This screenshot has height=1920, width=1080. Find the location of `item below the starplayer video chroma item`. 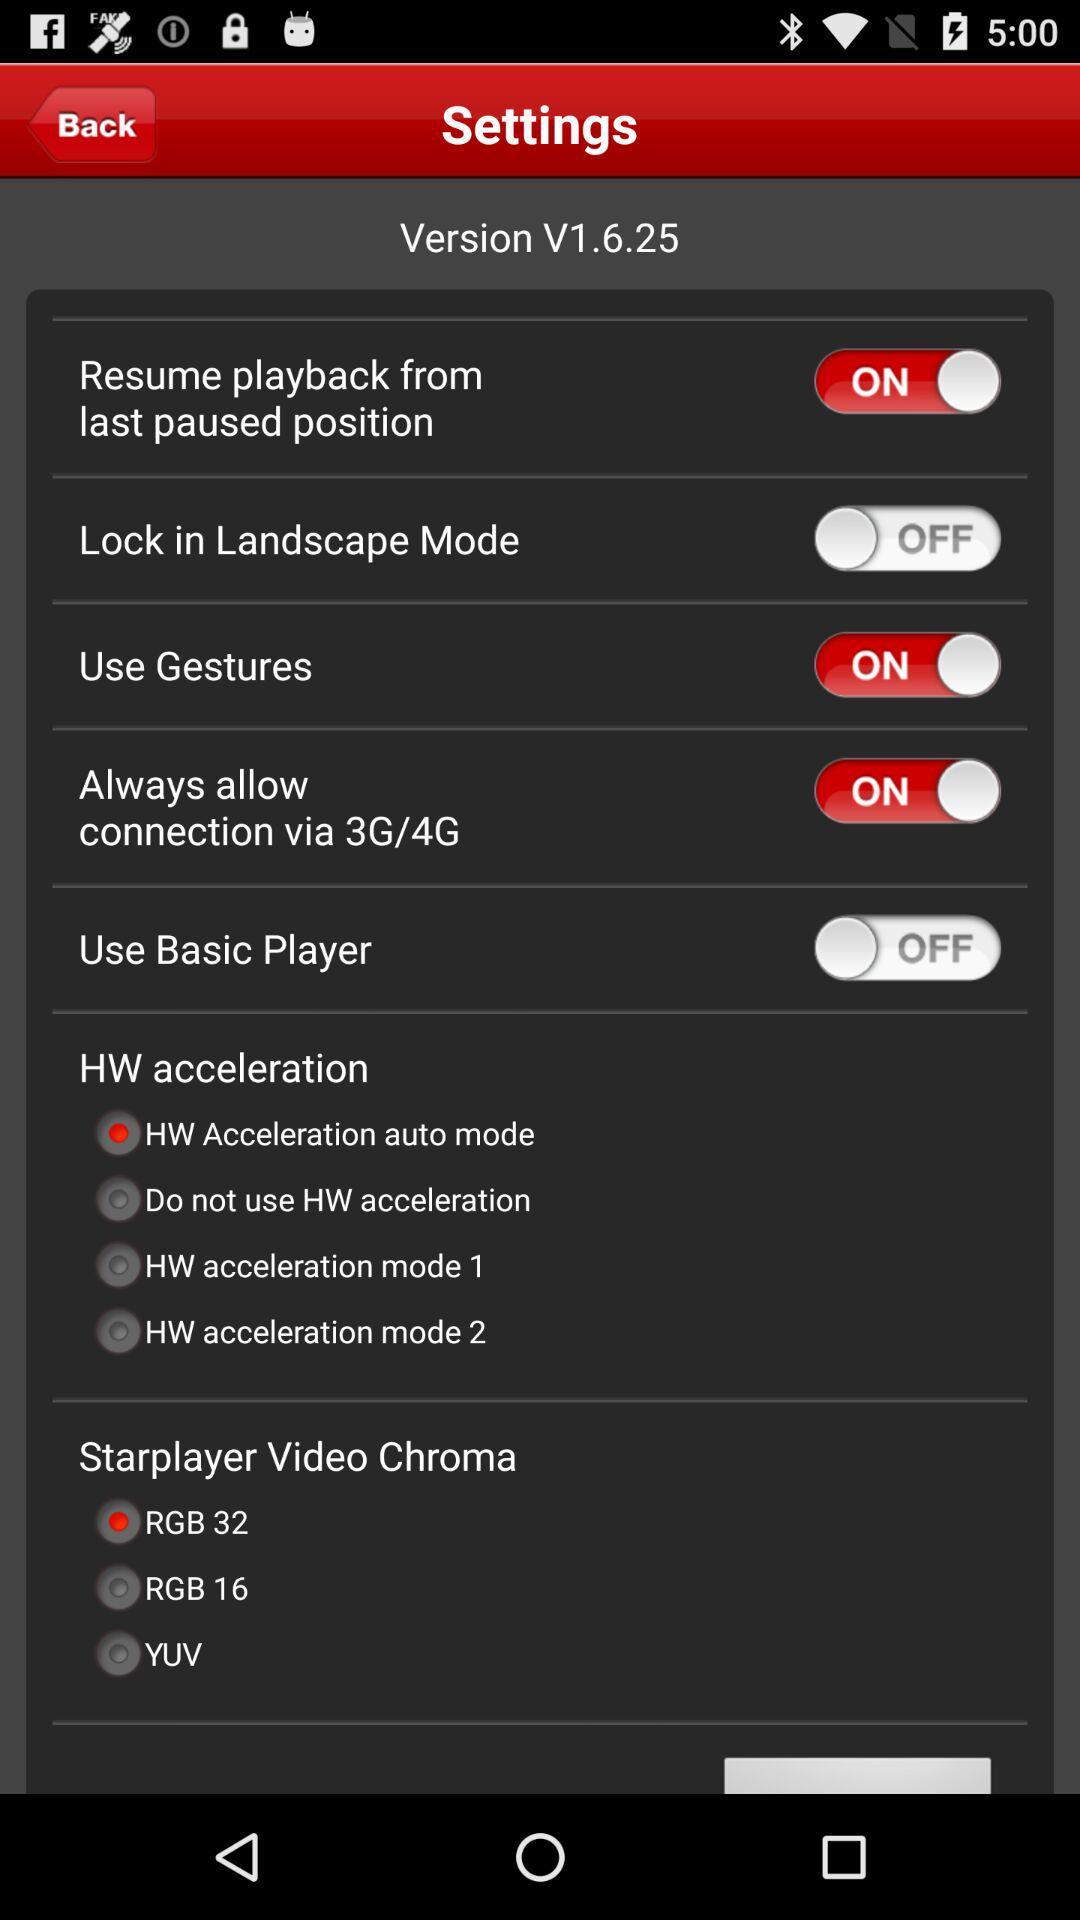

item below the starplayer video chroma item is located at coordinates (169, 1520).